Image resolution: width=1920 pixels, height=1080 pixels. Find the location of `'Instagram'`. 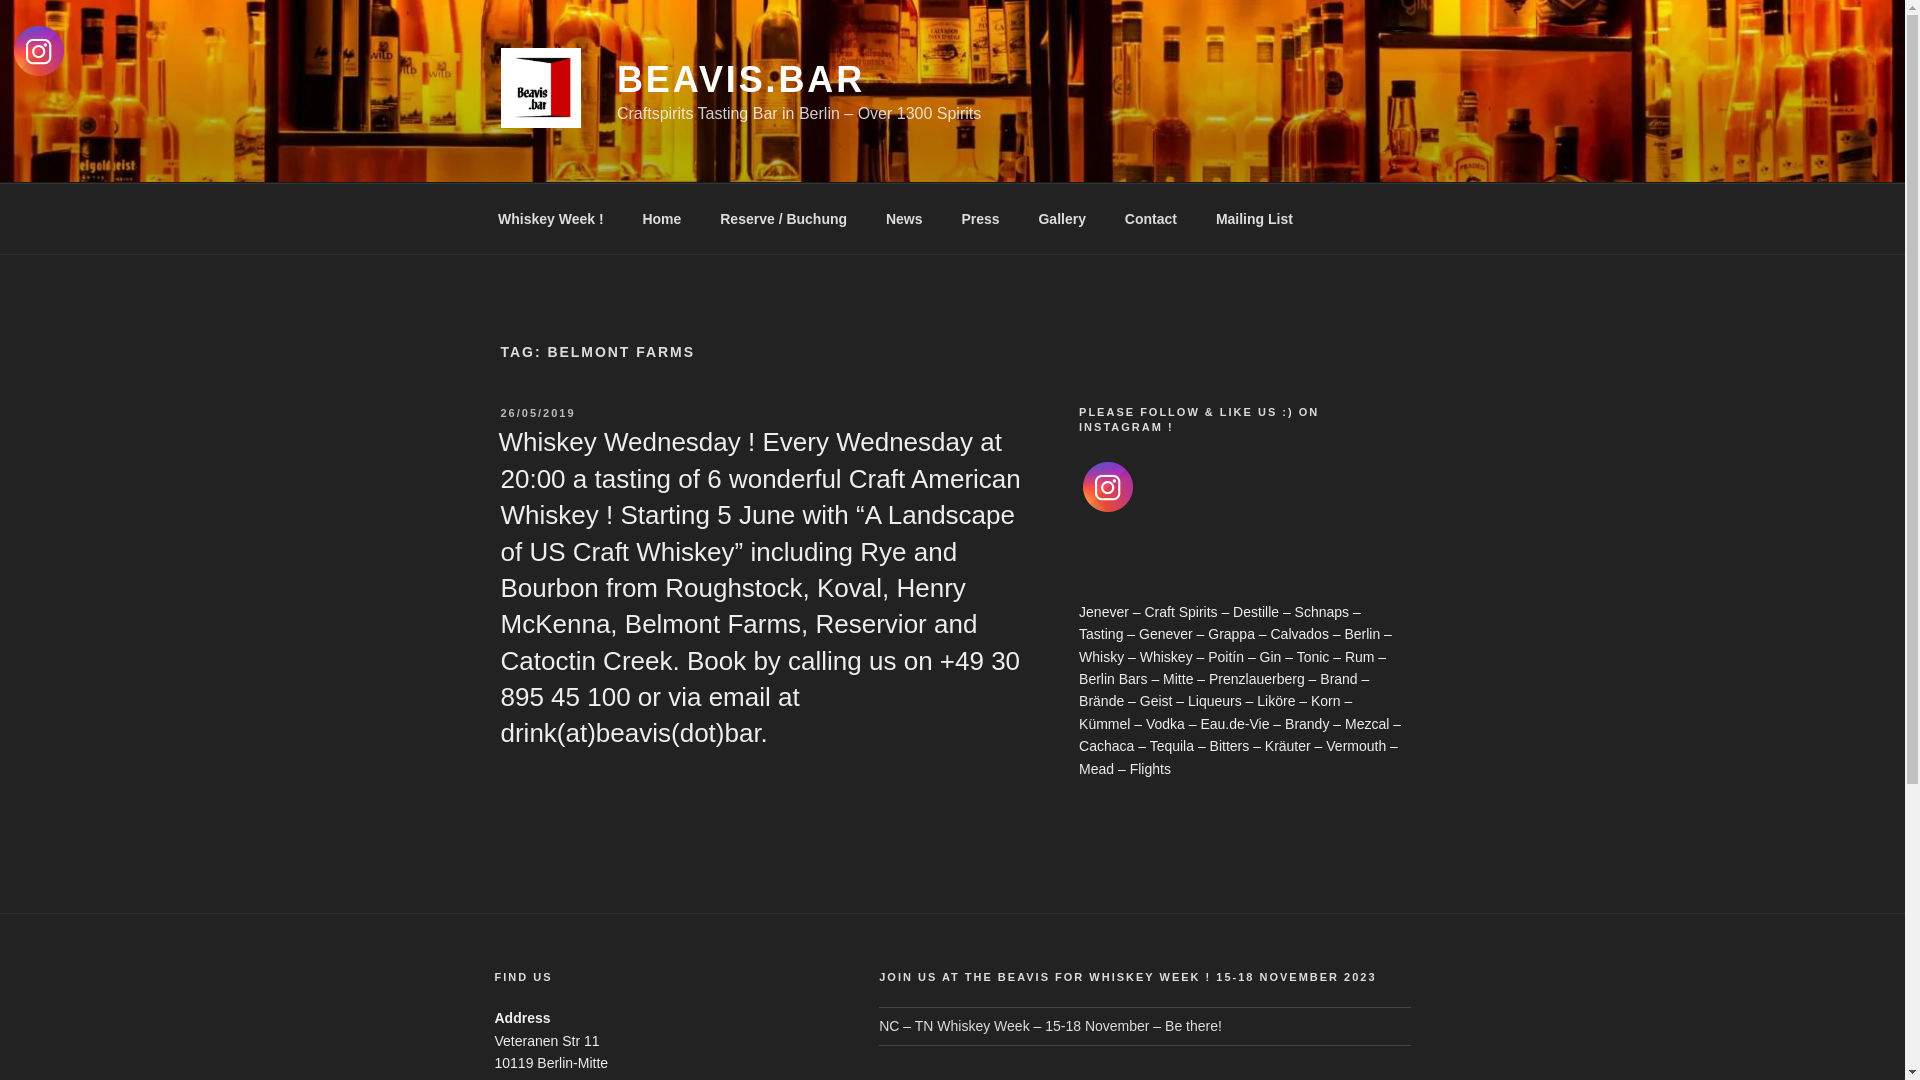

'Instagram' is located at coordinates (1107, 486).